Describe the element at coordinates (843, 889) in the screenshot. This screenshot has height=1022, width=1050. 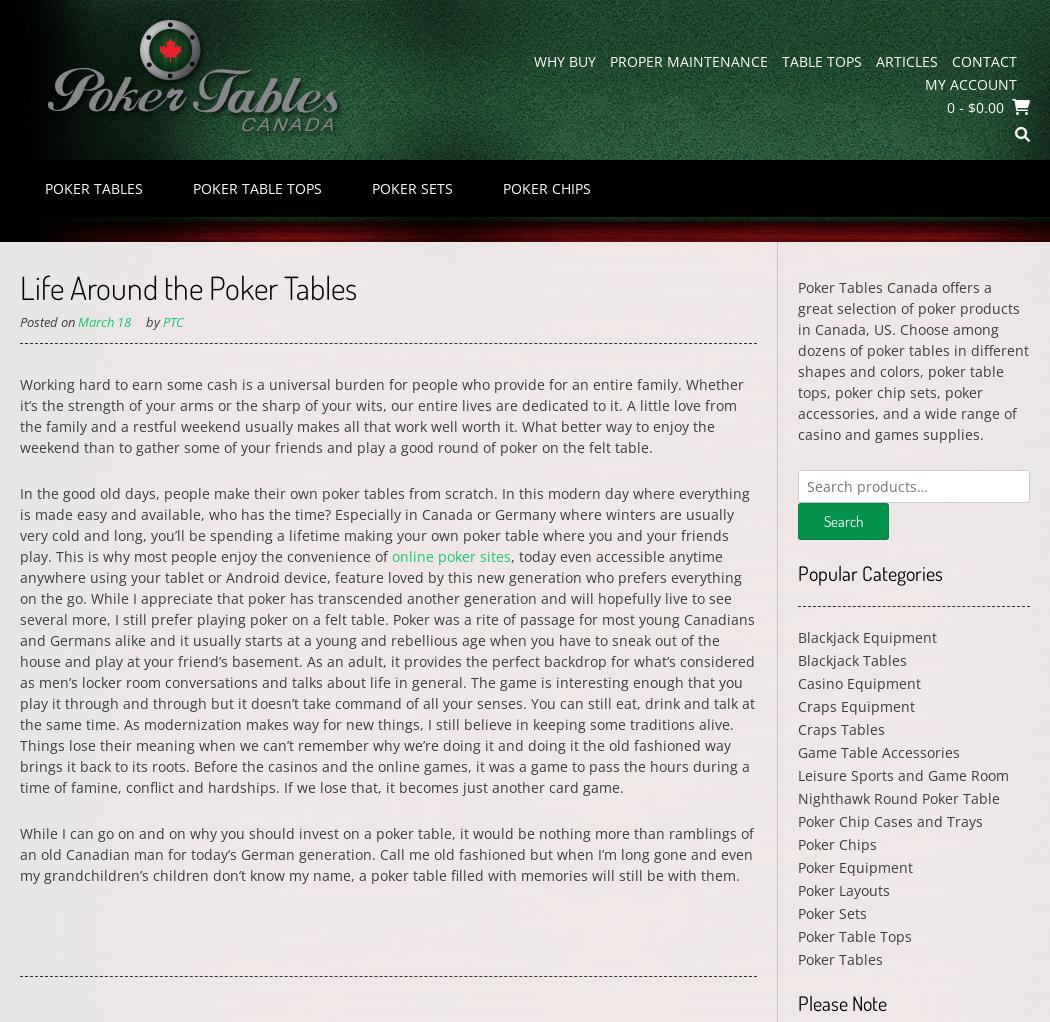
I see `'Poker Layouts'` at that location.